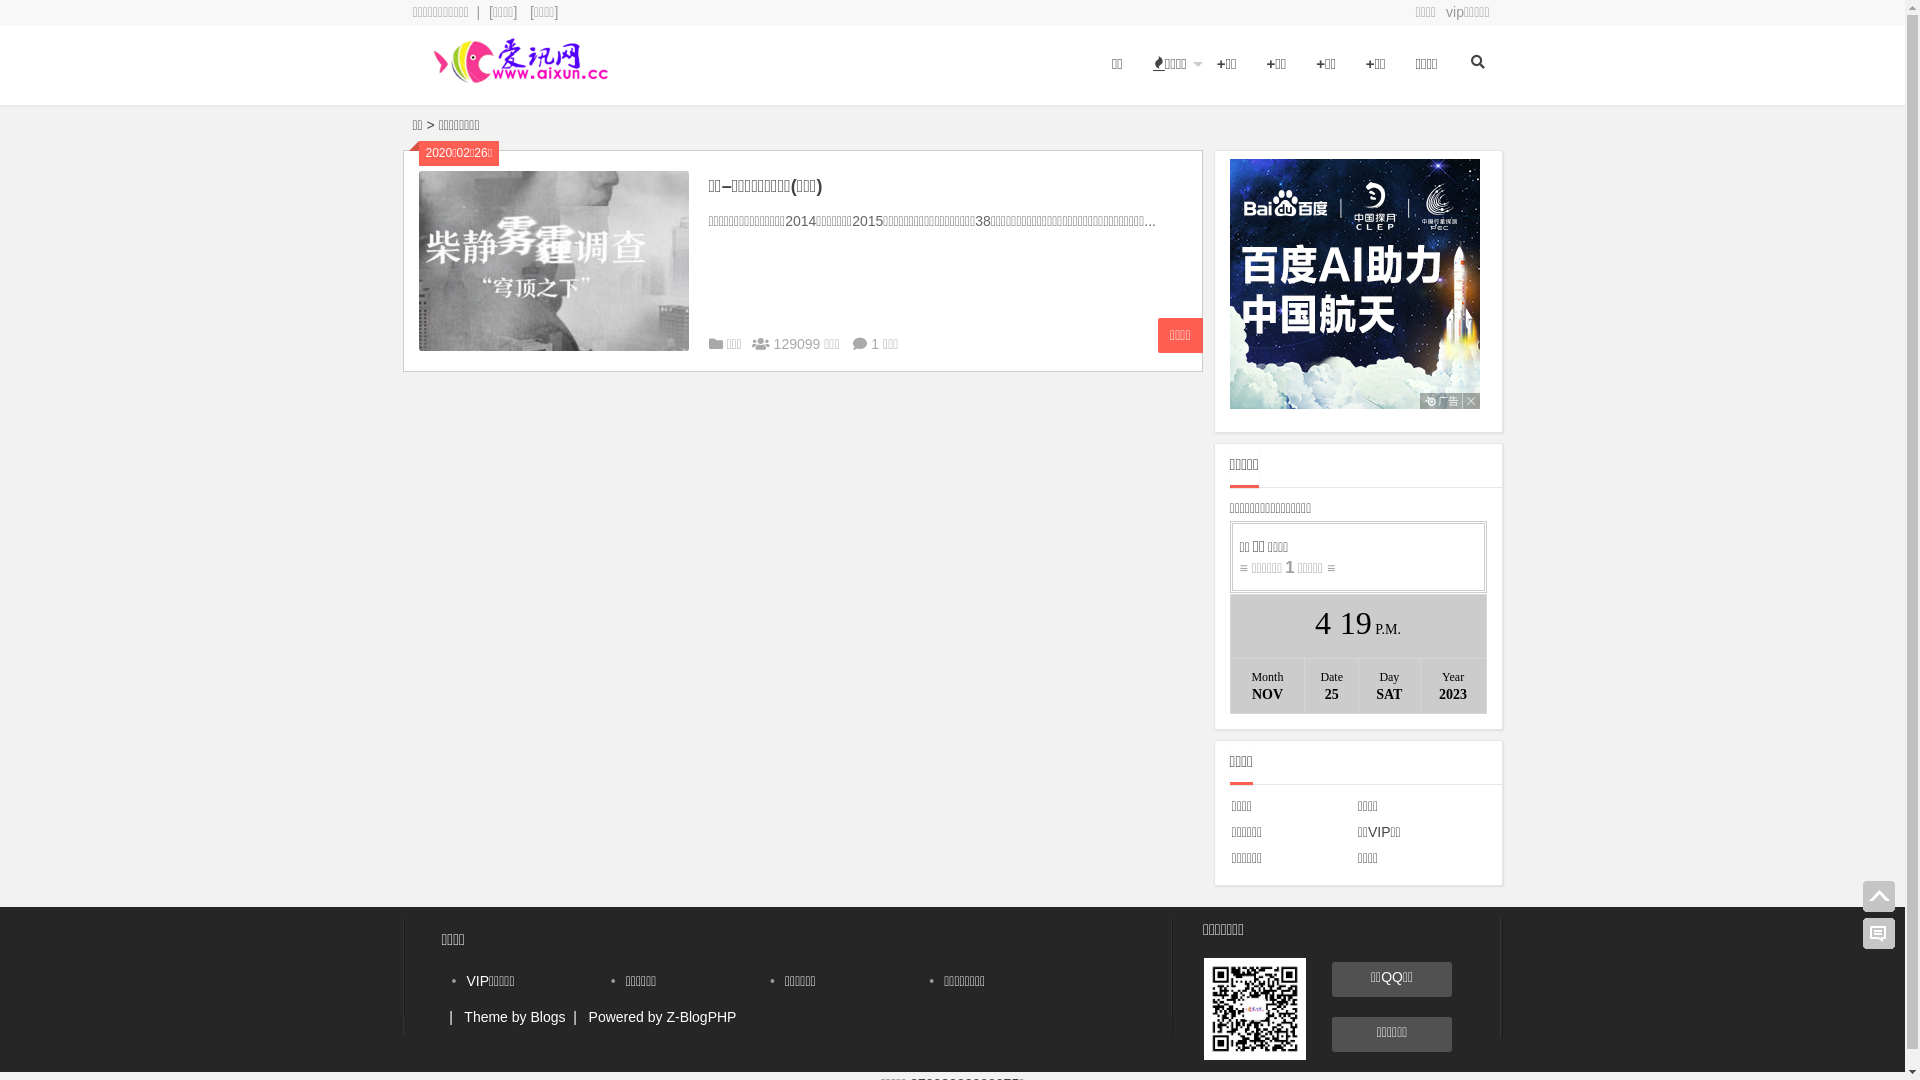 This screenshot has height=1080, width=1920. What do you see at coordinates (529, 1017) in the screenshot?
I see `'Blogs'` at bounding box center [529, 1017].